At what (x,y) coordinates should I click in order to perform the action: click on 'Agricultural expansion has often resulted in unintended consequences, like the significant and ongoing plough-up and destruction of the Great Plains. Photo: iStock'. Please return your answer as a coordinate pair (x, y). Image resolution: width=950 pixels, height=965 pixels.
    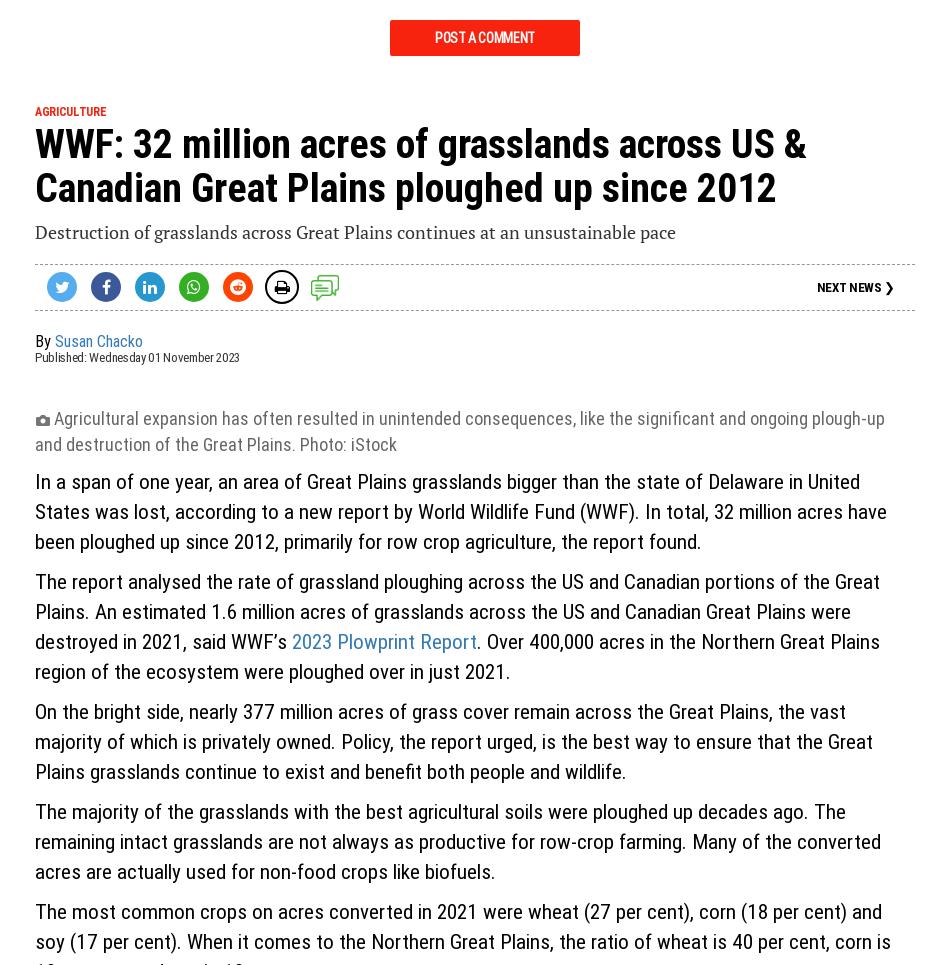
    Looking at the image, I should click on (458, 430).